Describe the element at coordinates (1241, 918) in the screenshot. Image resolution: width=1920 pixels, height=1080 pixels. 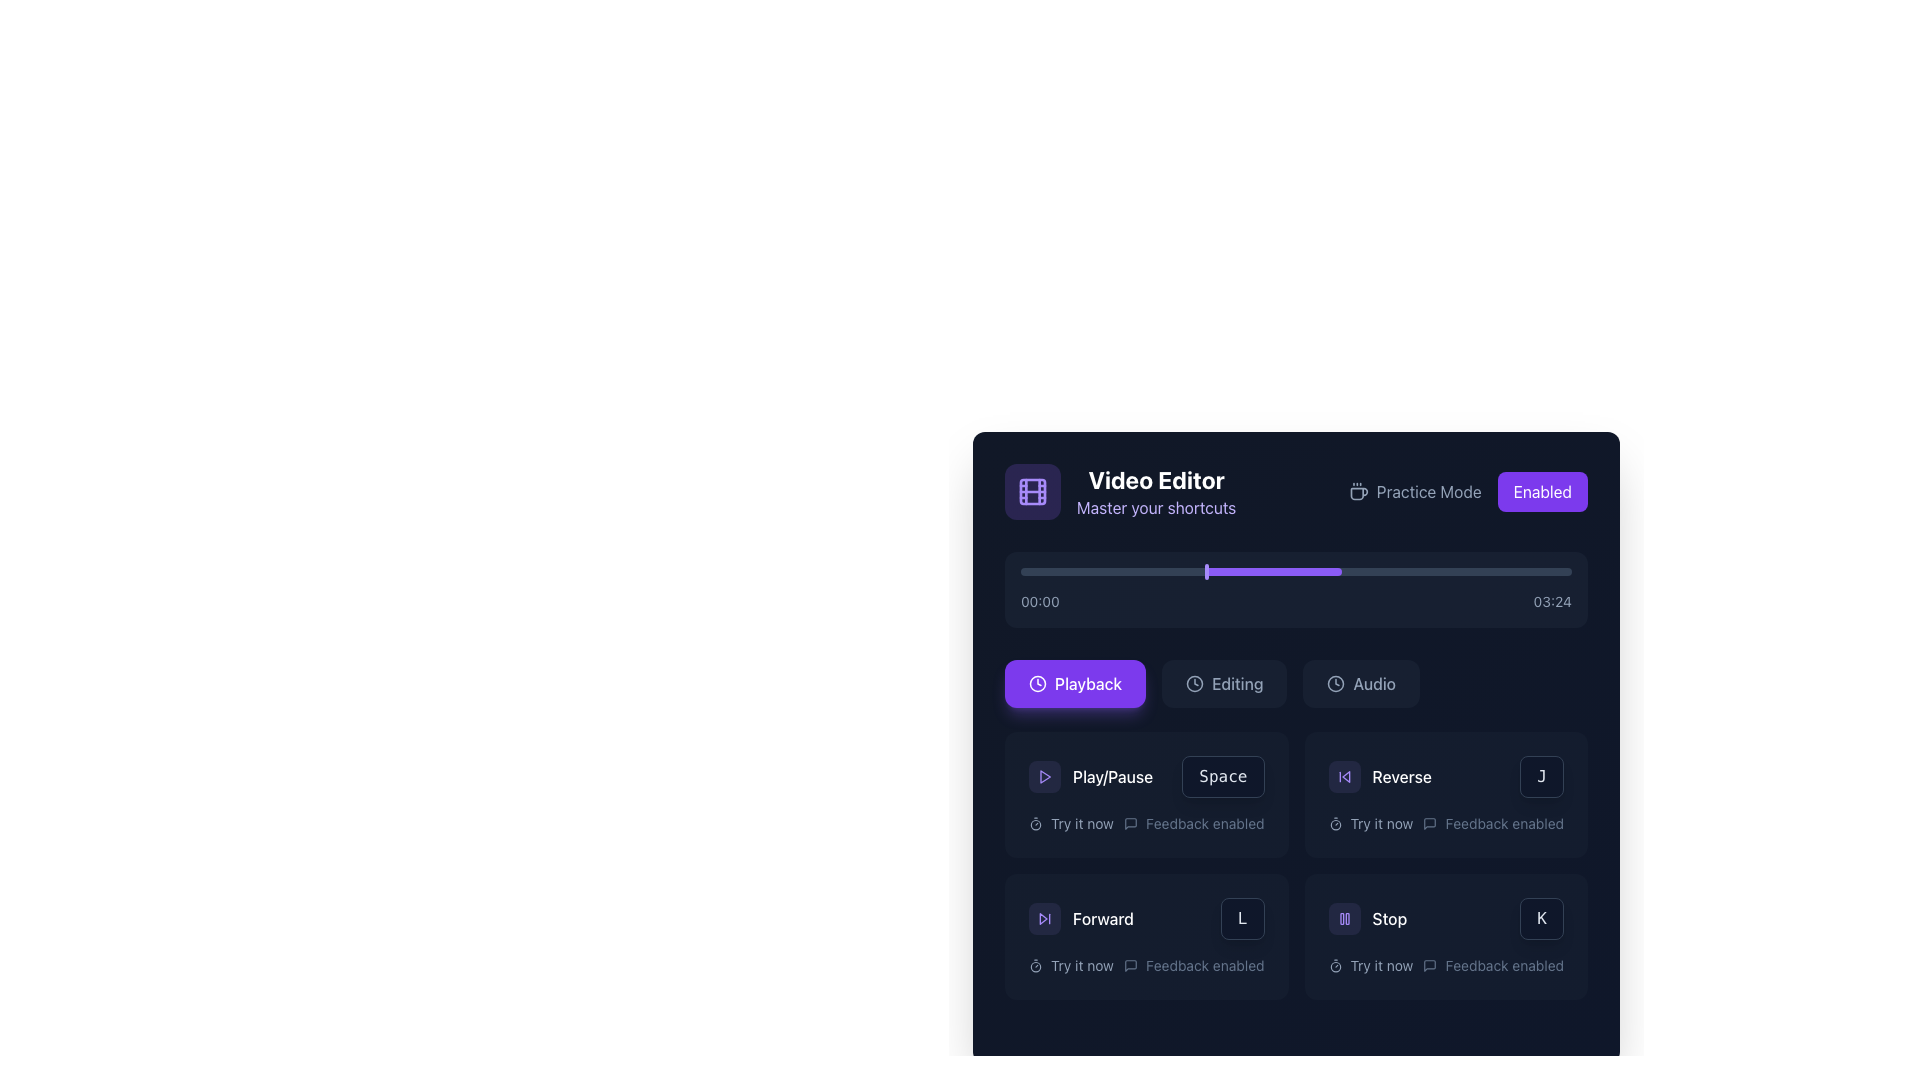
I see `the text label displaying the character 'L' within a rounded rectangle at the bottom-right corner of the 'Forward' section` at that location.